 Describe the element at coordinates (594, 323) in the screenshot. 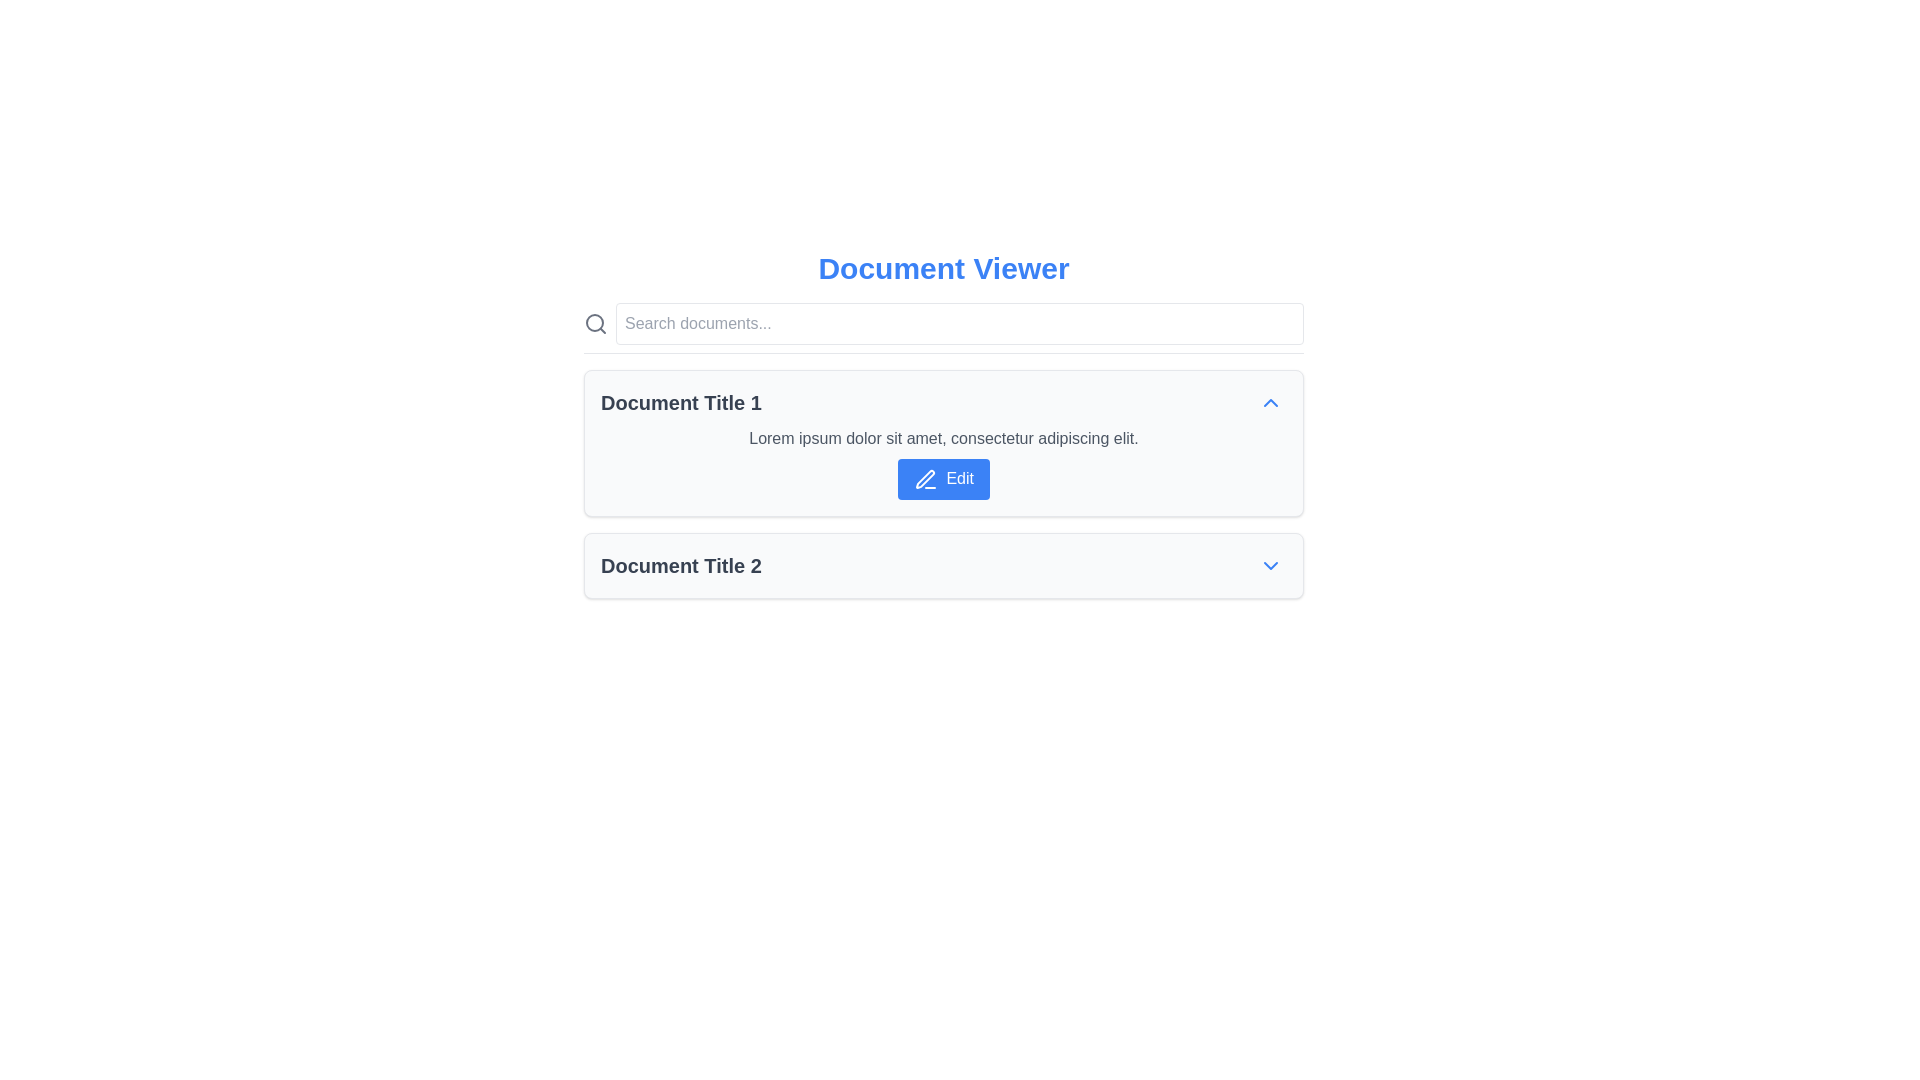

I see `the search icon located on the left side of the search bar in the upper section of the interface, which serves as a visual indicator for search functionality` at that location.